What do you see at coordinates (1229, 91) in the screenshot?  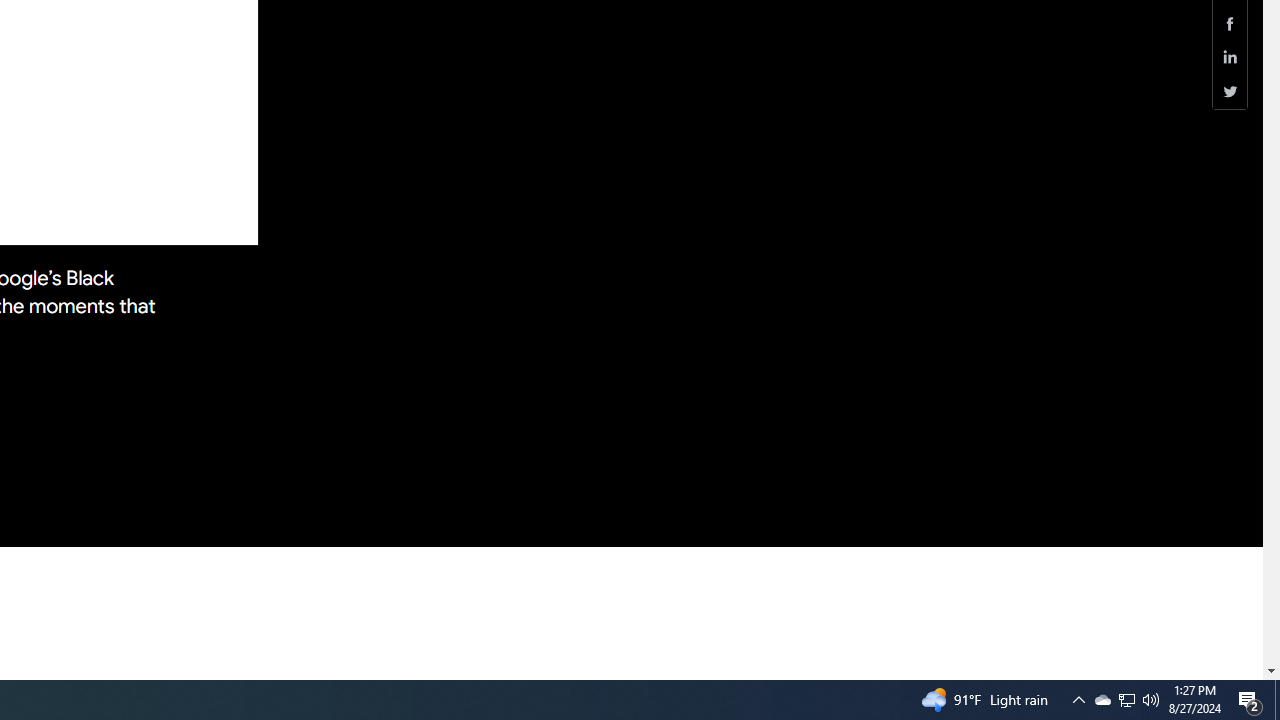 I see `'Share this page (Twitter)'` at bounding box center [1229, 91].